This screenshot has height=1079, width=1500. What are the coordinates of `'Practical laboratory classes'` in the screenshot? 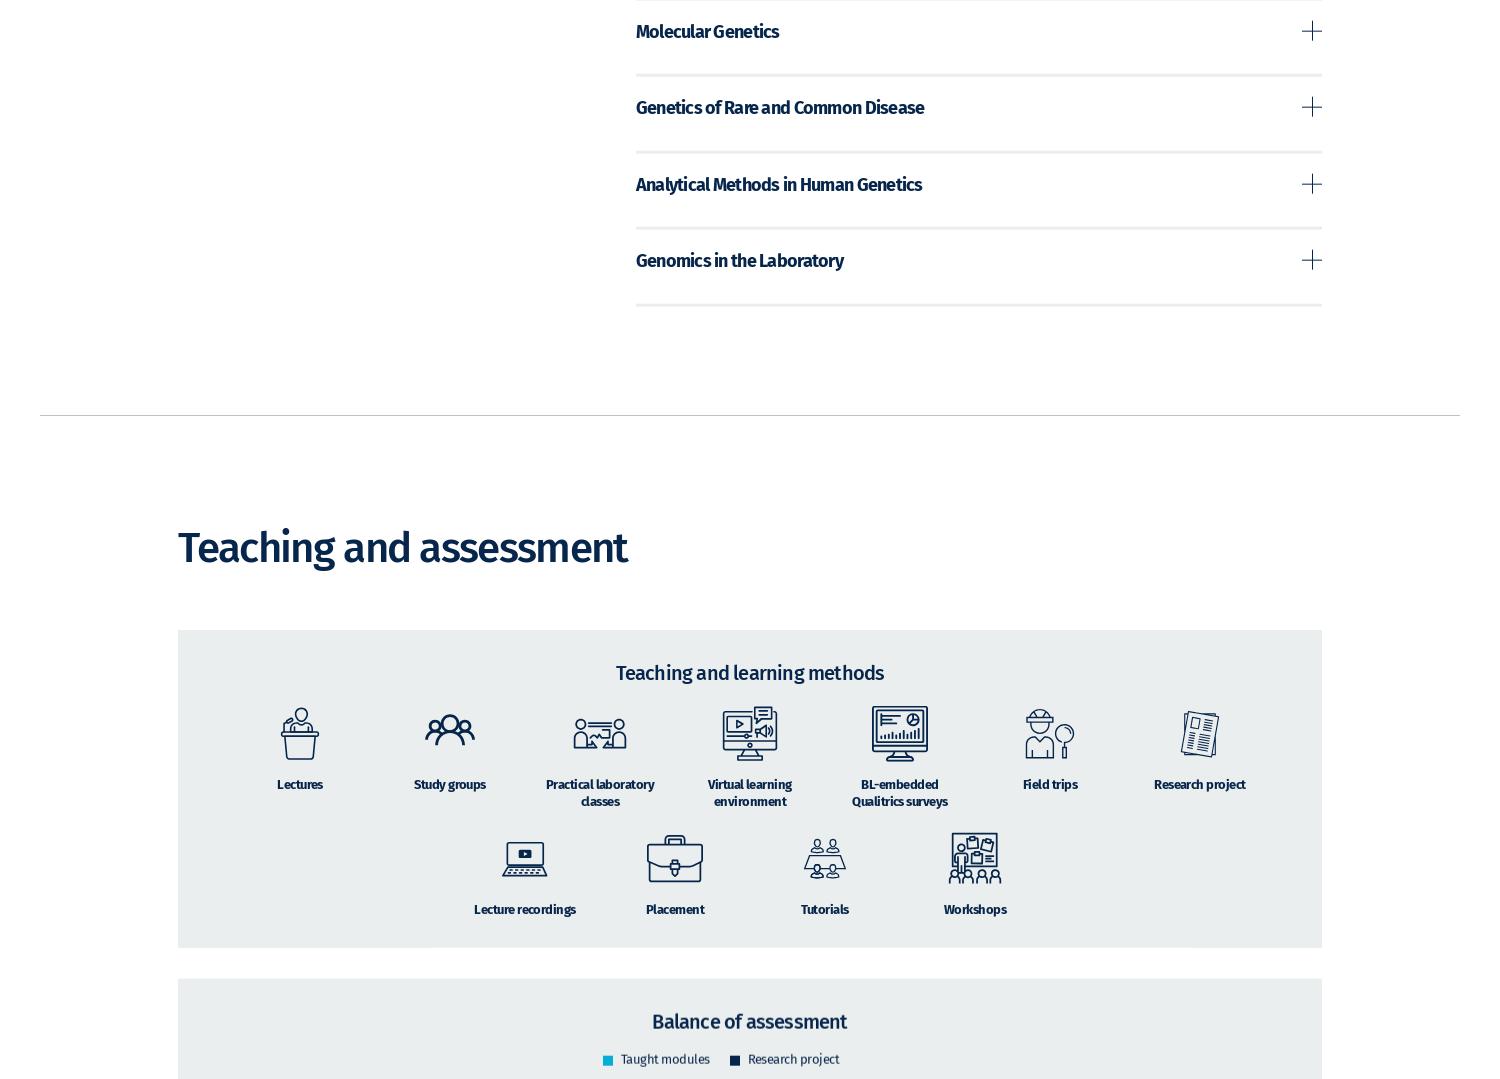 It's located at (544, 820).